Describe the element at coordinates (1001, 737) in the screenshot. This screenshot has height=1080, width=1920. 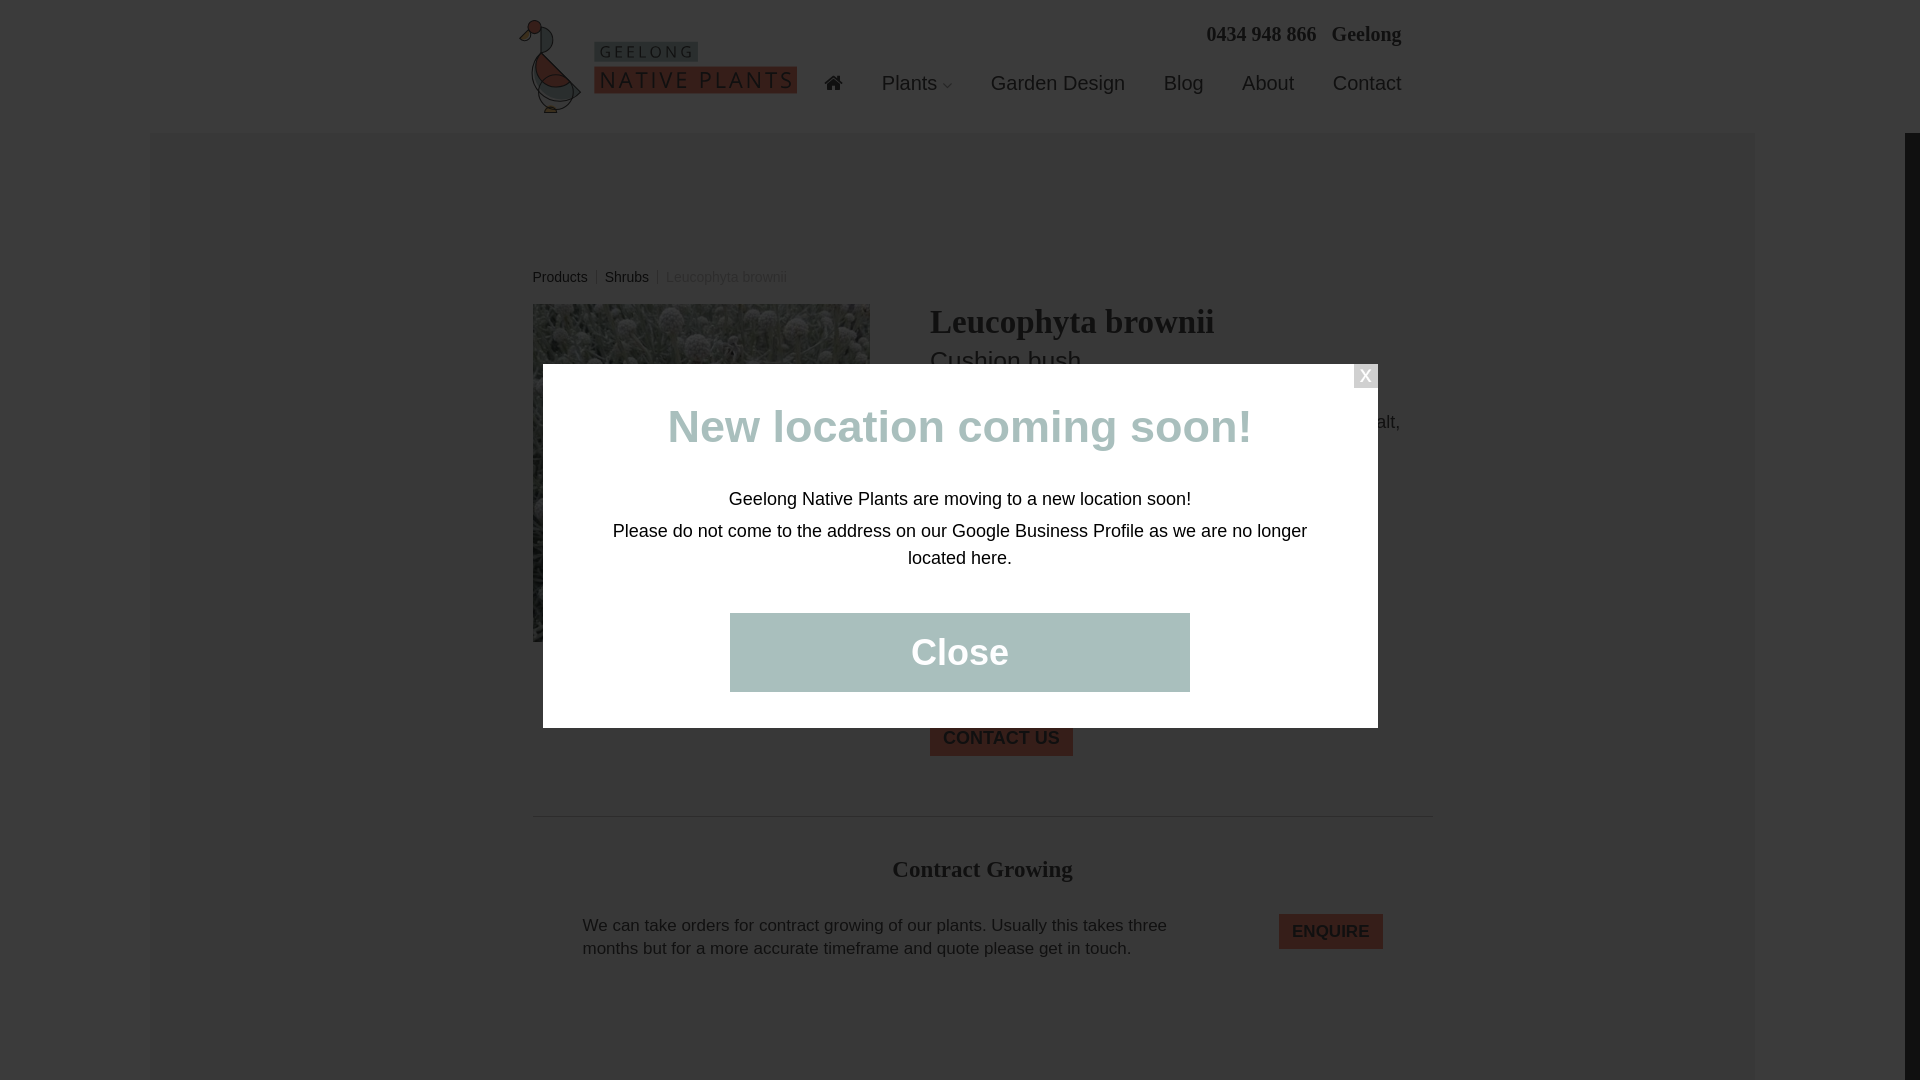
I see `'CONTACT US'` at that location.